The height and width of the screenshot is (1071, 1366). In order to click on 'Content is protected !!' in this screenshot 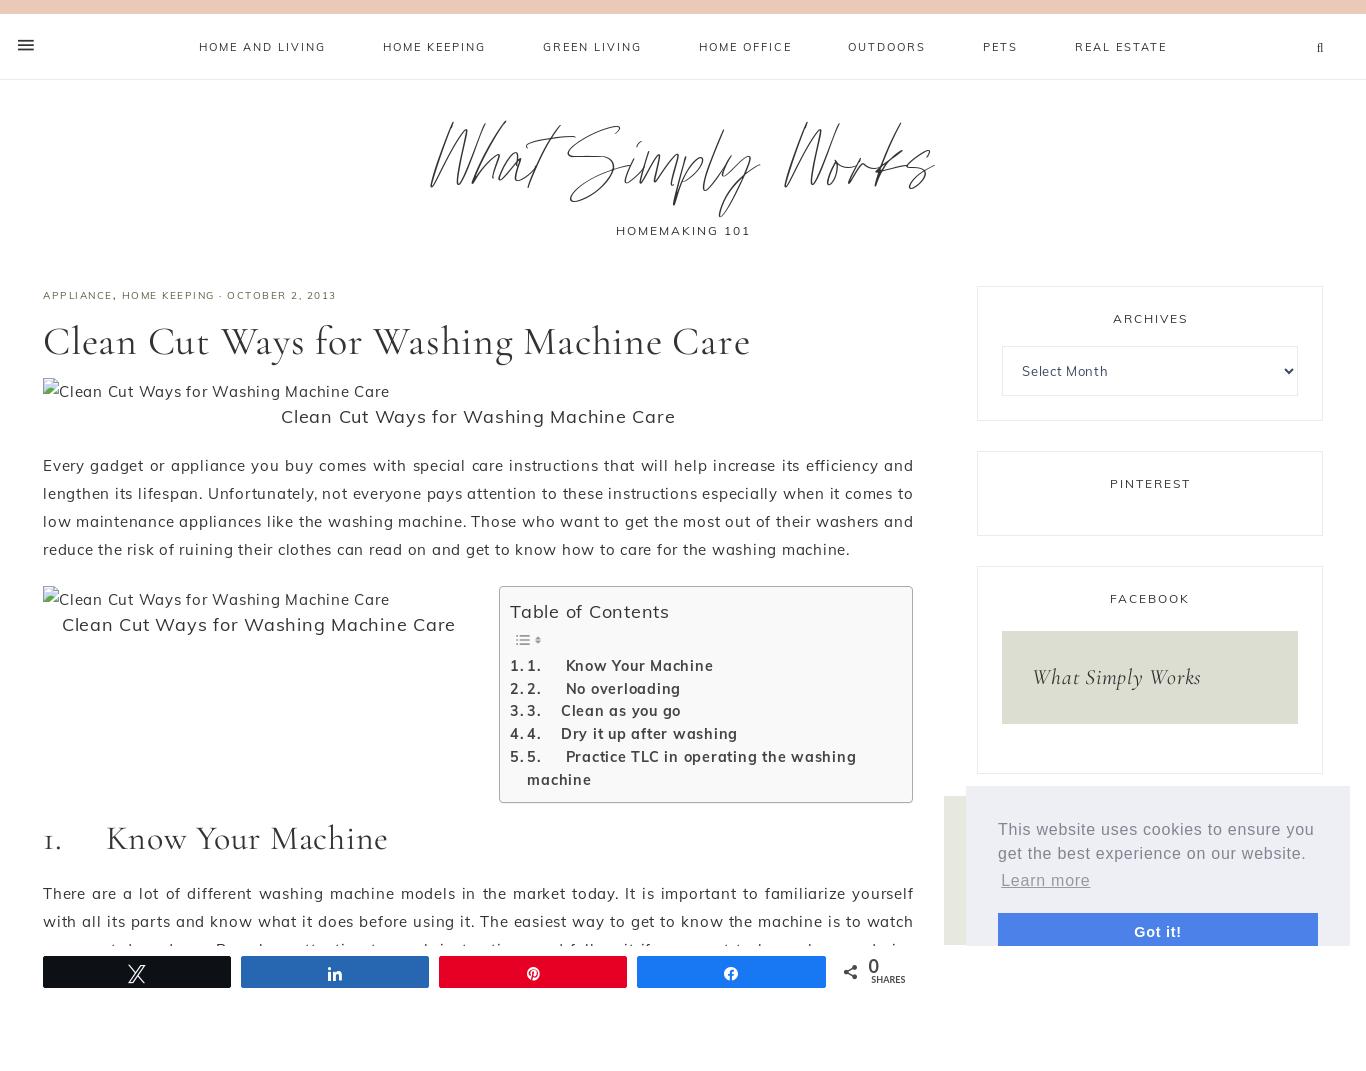, I will do `click(705, 514)`.